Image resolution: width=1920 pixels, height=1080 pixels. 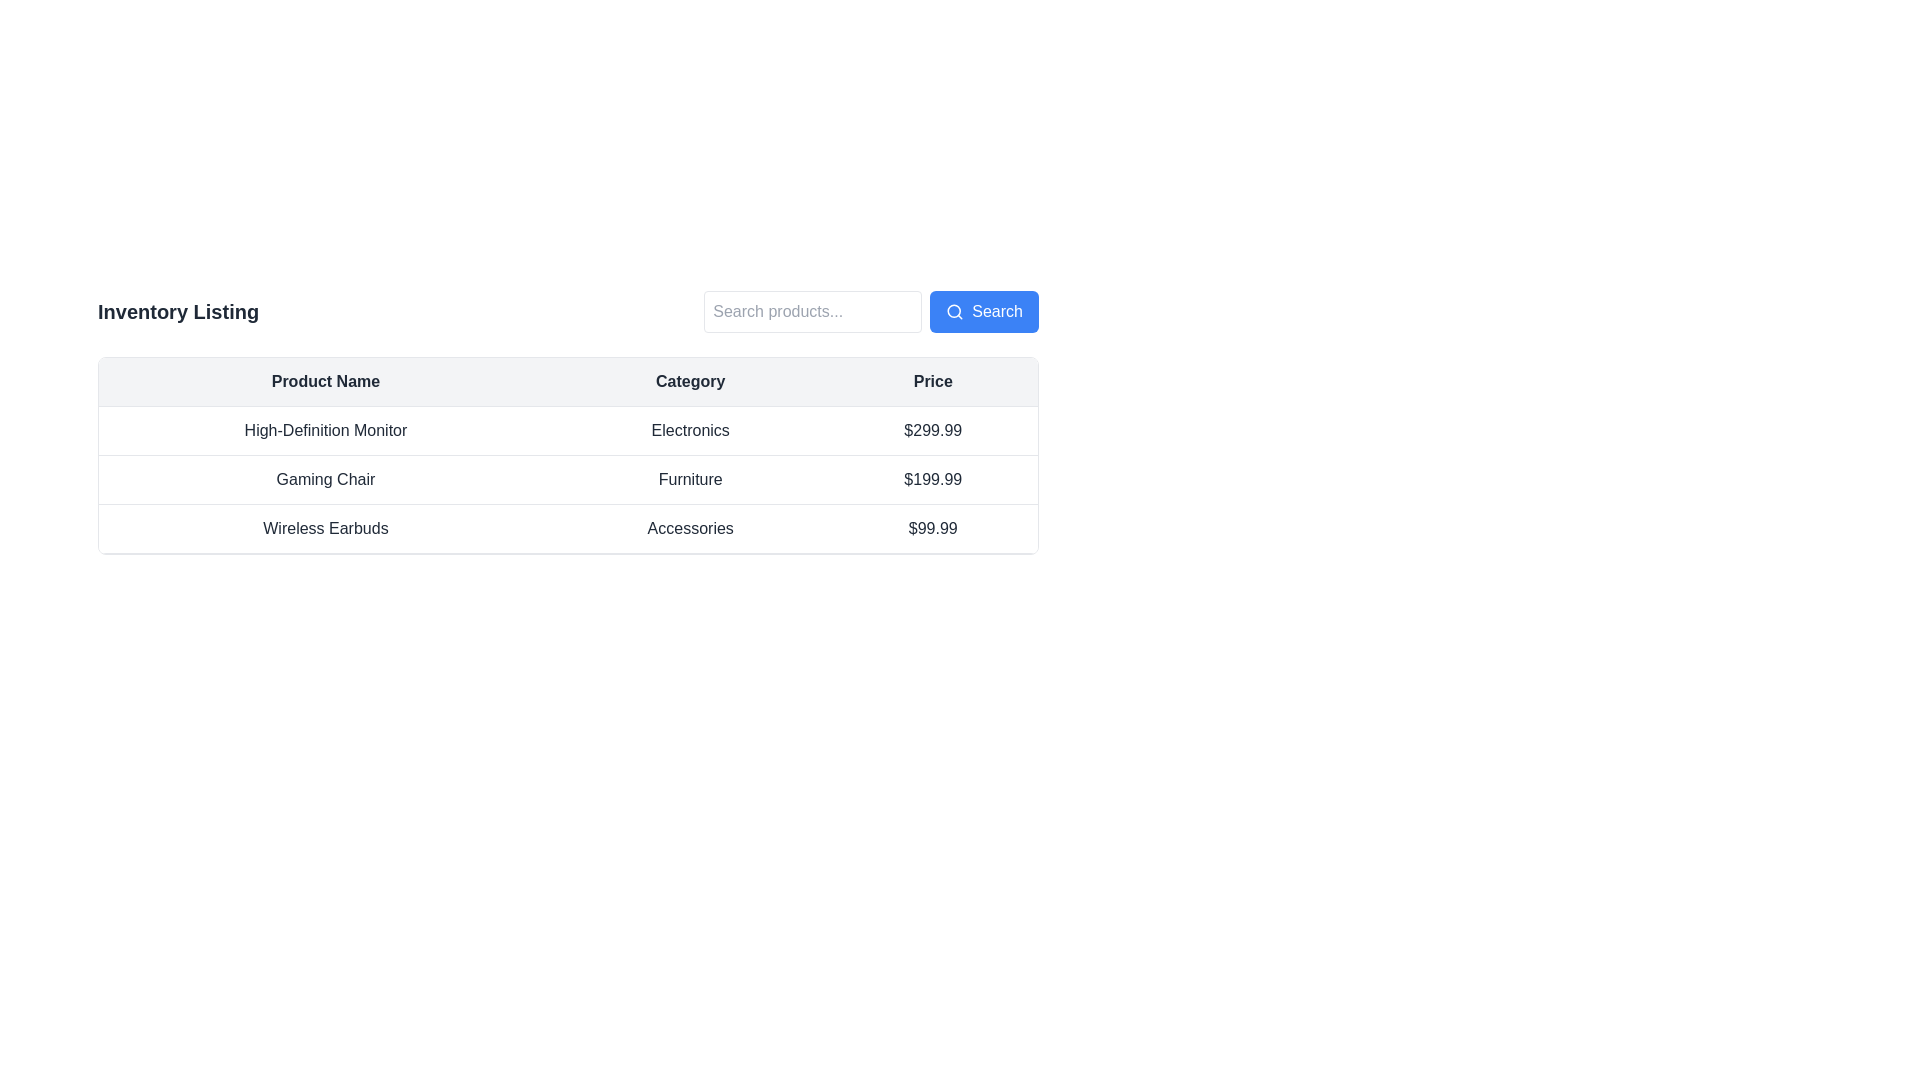 I want to click on the static text element displaying 'Gaming Chair' in the first column of the second row of the table, so click(x=326, y=479).